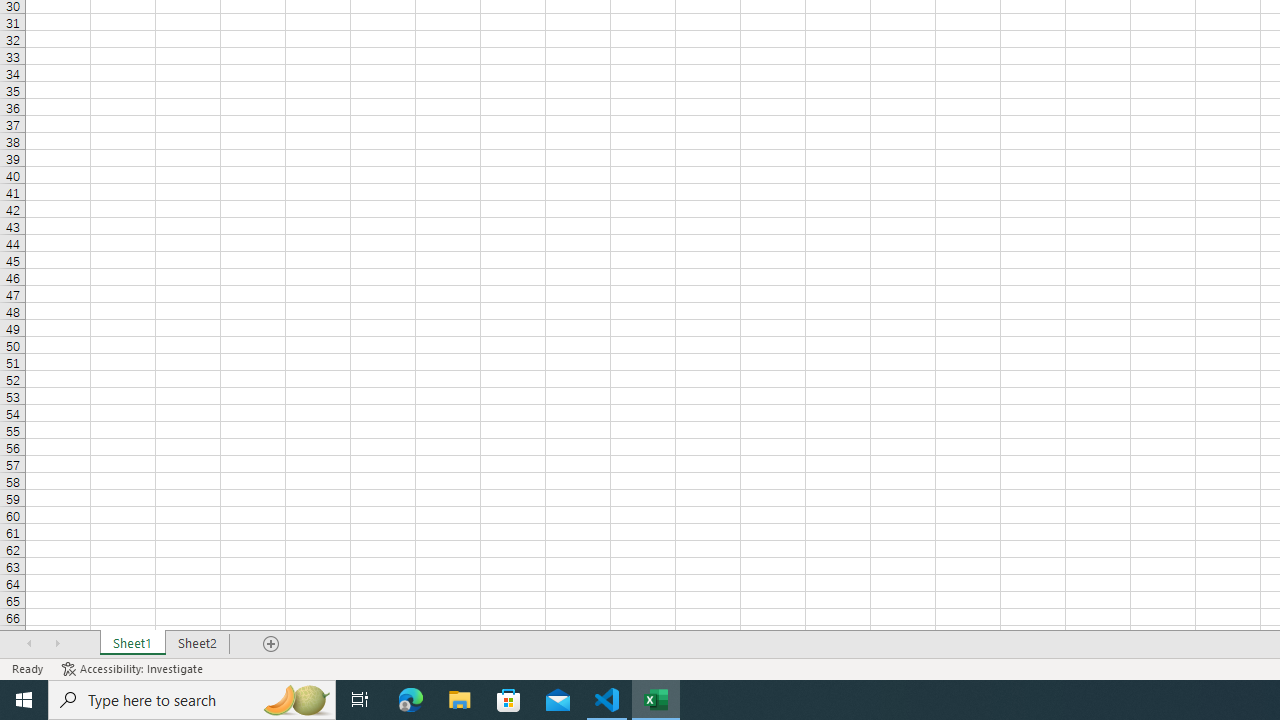 The width and height of the screenshot is (1280, 720). What do you see at coordinates (133, 669) in the screenshot?
I see `'Accessibility Checker Accessibility: Investigate'` at bounding box center [133, 669].